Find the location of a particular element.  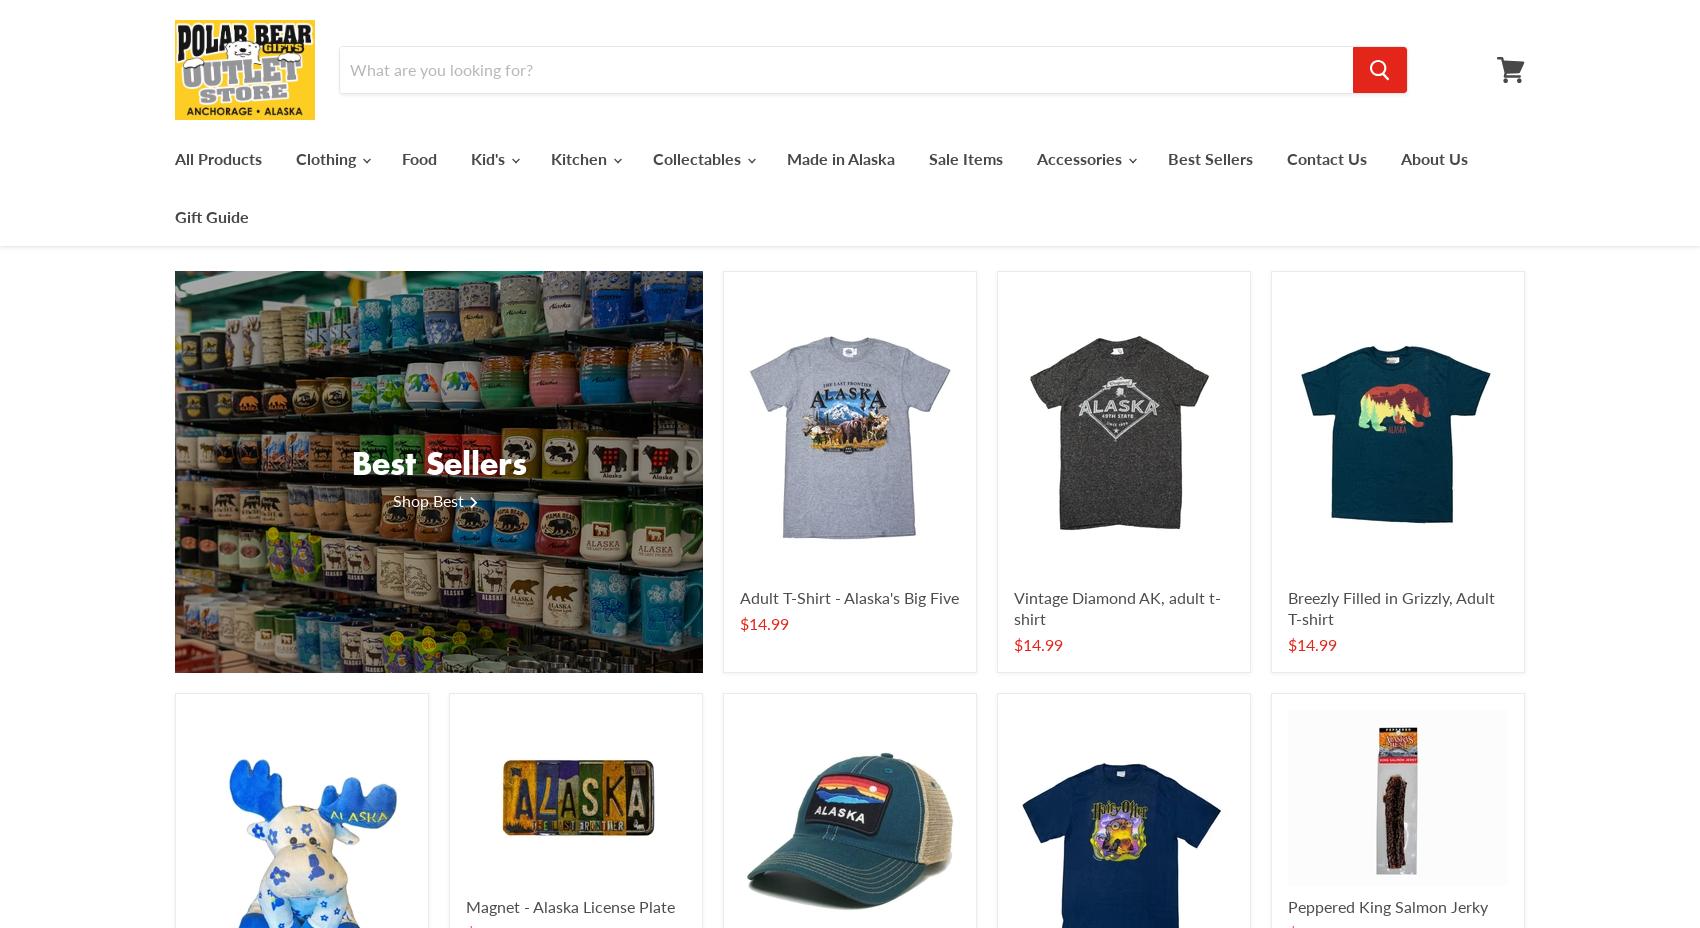

'Adult T-Shirt - Alaska's Big Five' is located at coordinates (740, 596).